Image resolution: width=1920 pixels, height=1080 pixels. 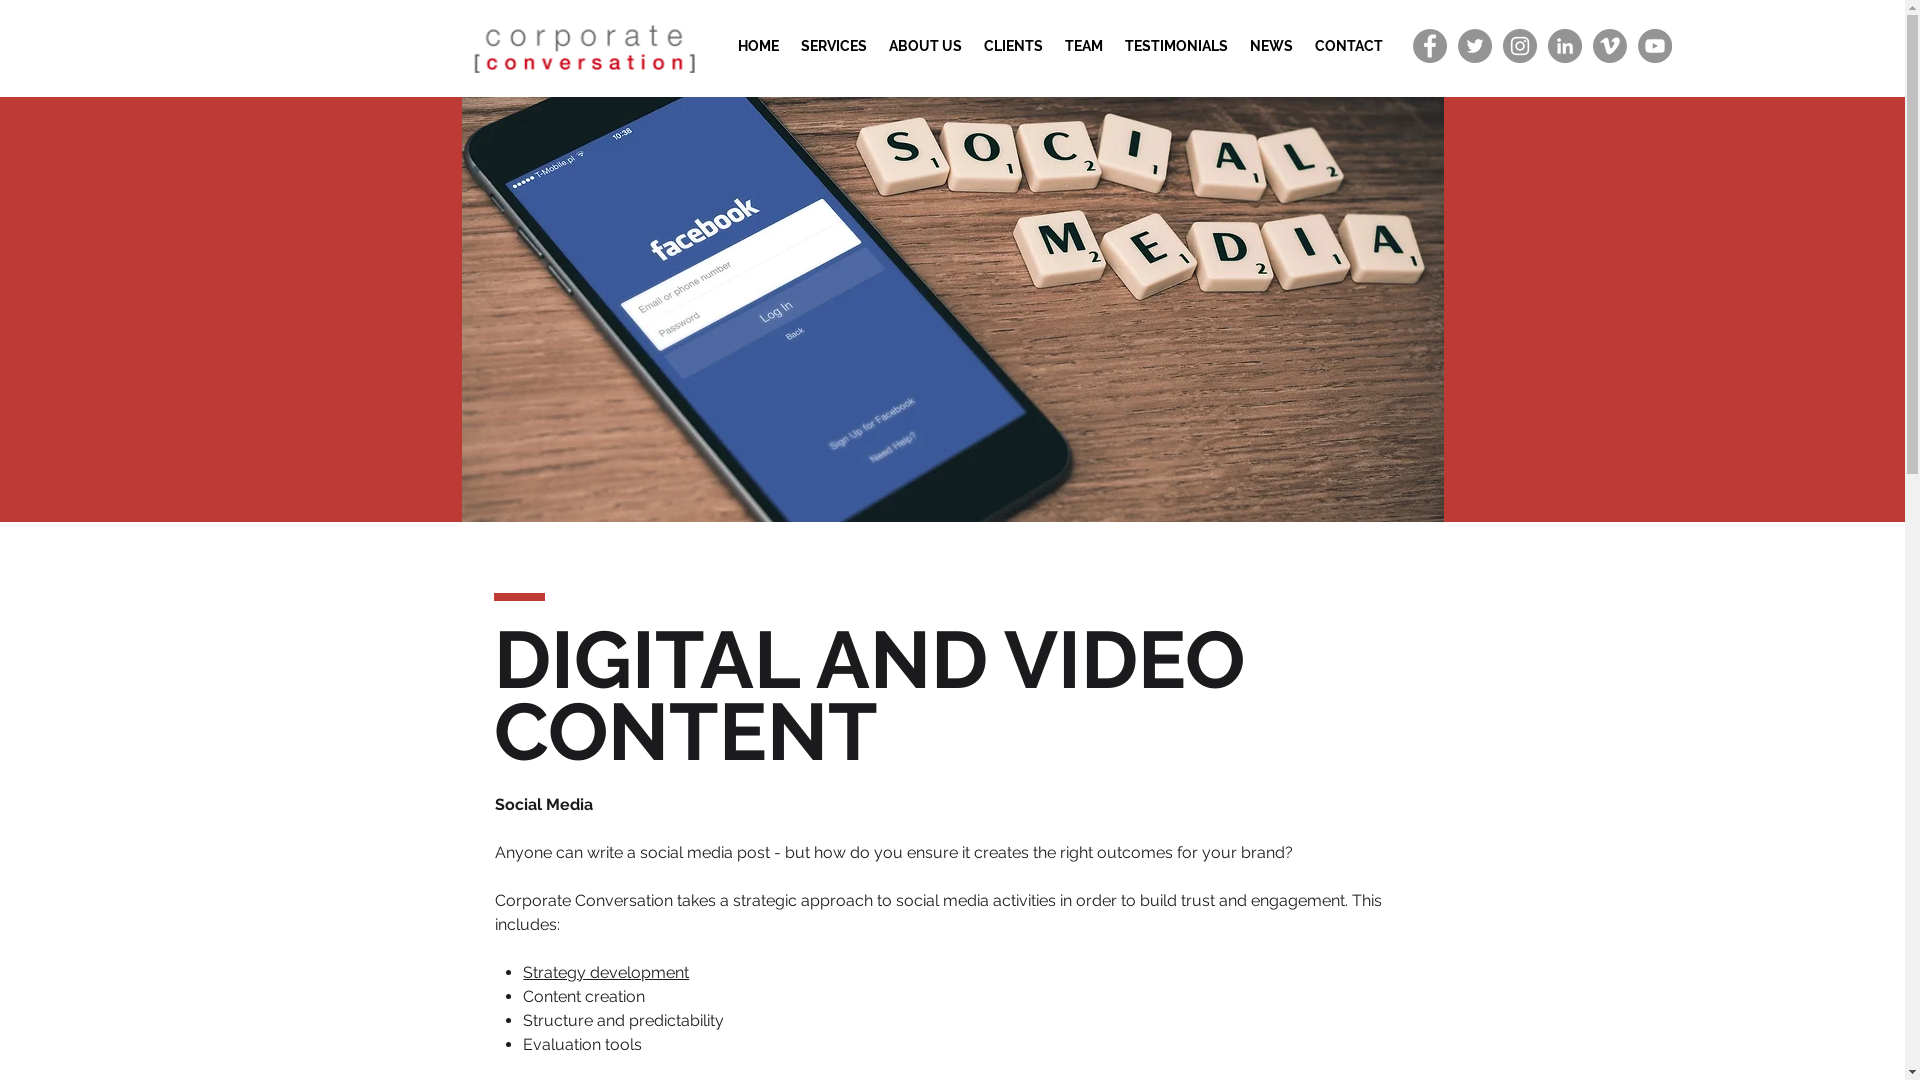 What do you see at coordinates (604, 971) in the screenshot?
I see `'Strategy development'` at bounding box center [604, 971].